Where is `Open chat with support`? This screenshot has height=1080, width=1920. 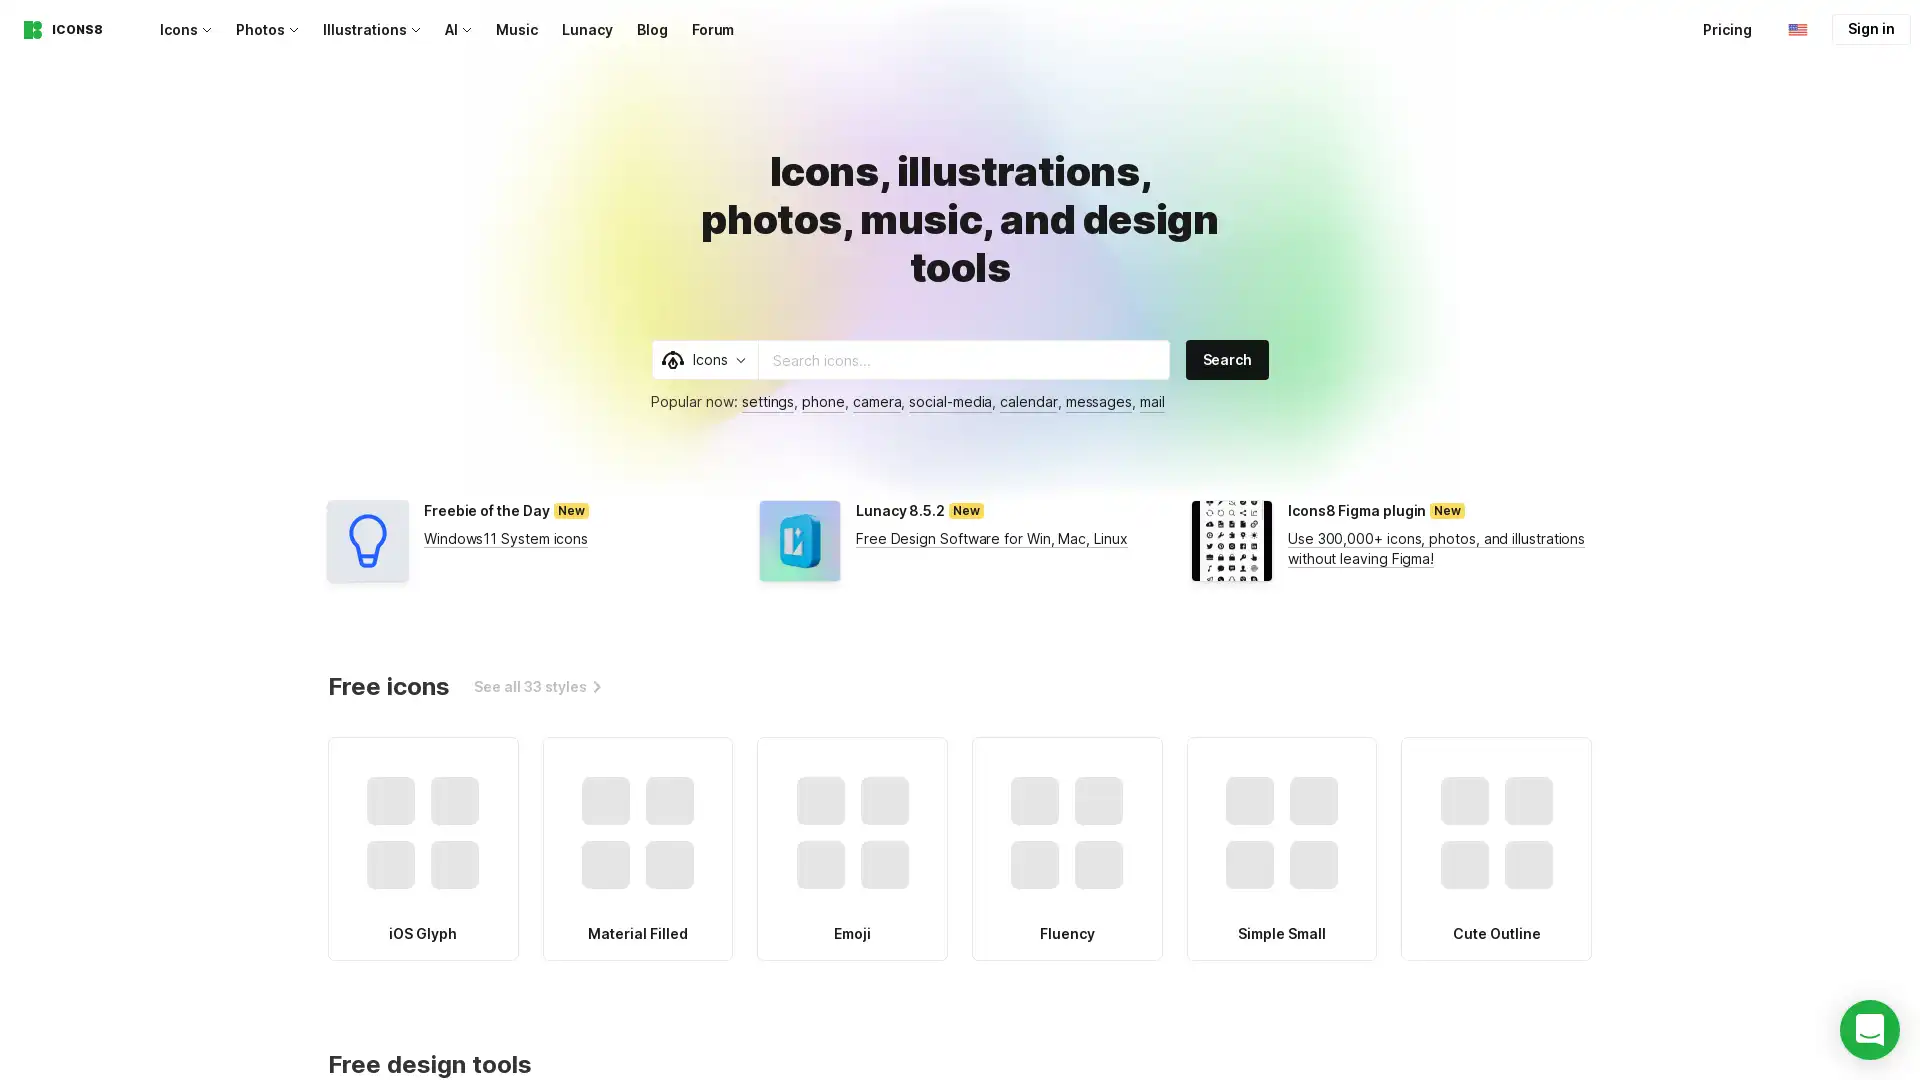 Open chat with support is located at coordinates (1869, 1029).